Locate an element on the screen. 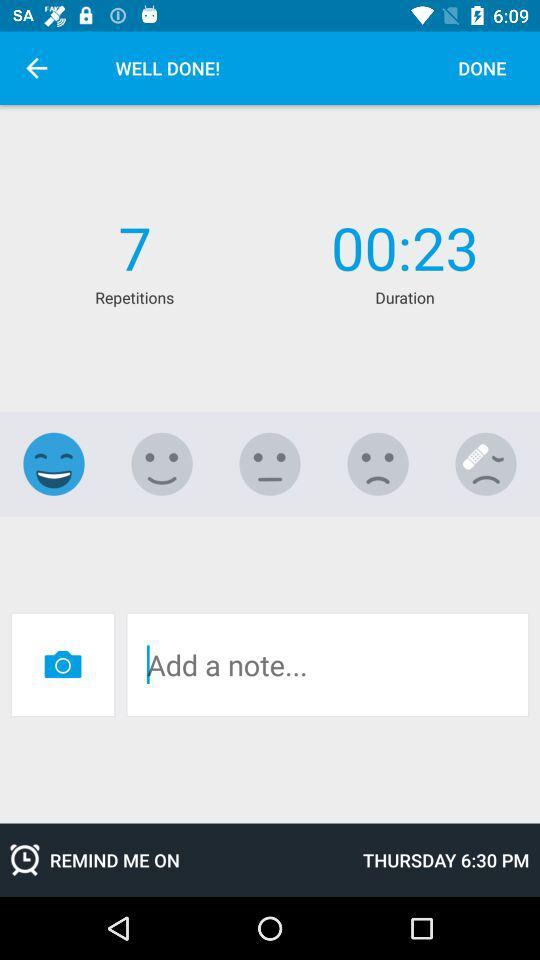  neutral emoji expression is located at coordinates (270, 464).